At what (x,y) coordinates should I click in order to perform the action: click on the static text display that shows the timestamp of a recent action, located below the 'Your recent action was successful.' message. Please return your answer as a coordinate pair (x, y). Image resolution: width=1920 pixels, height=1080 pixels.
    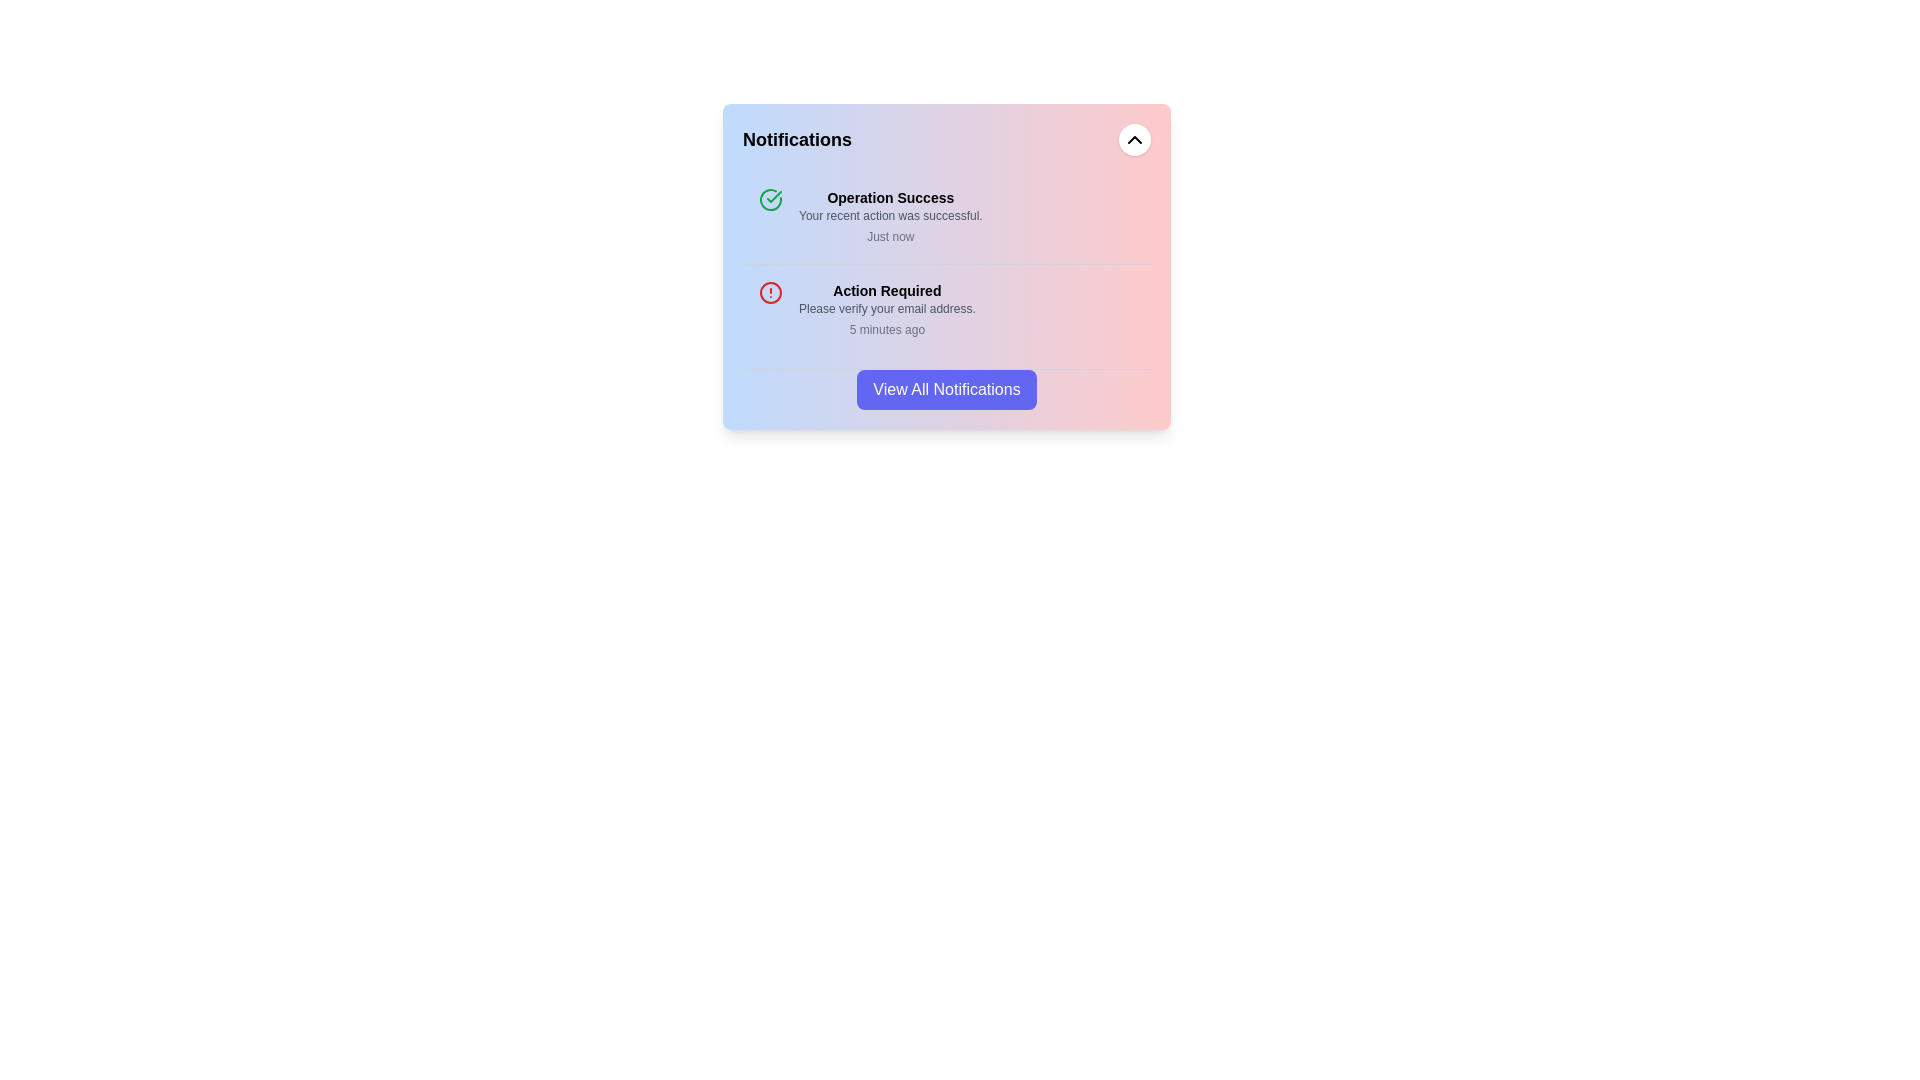
    Looking at the image, I should click on (889, 235).